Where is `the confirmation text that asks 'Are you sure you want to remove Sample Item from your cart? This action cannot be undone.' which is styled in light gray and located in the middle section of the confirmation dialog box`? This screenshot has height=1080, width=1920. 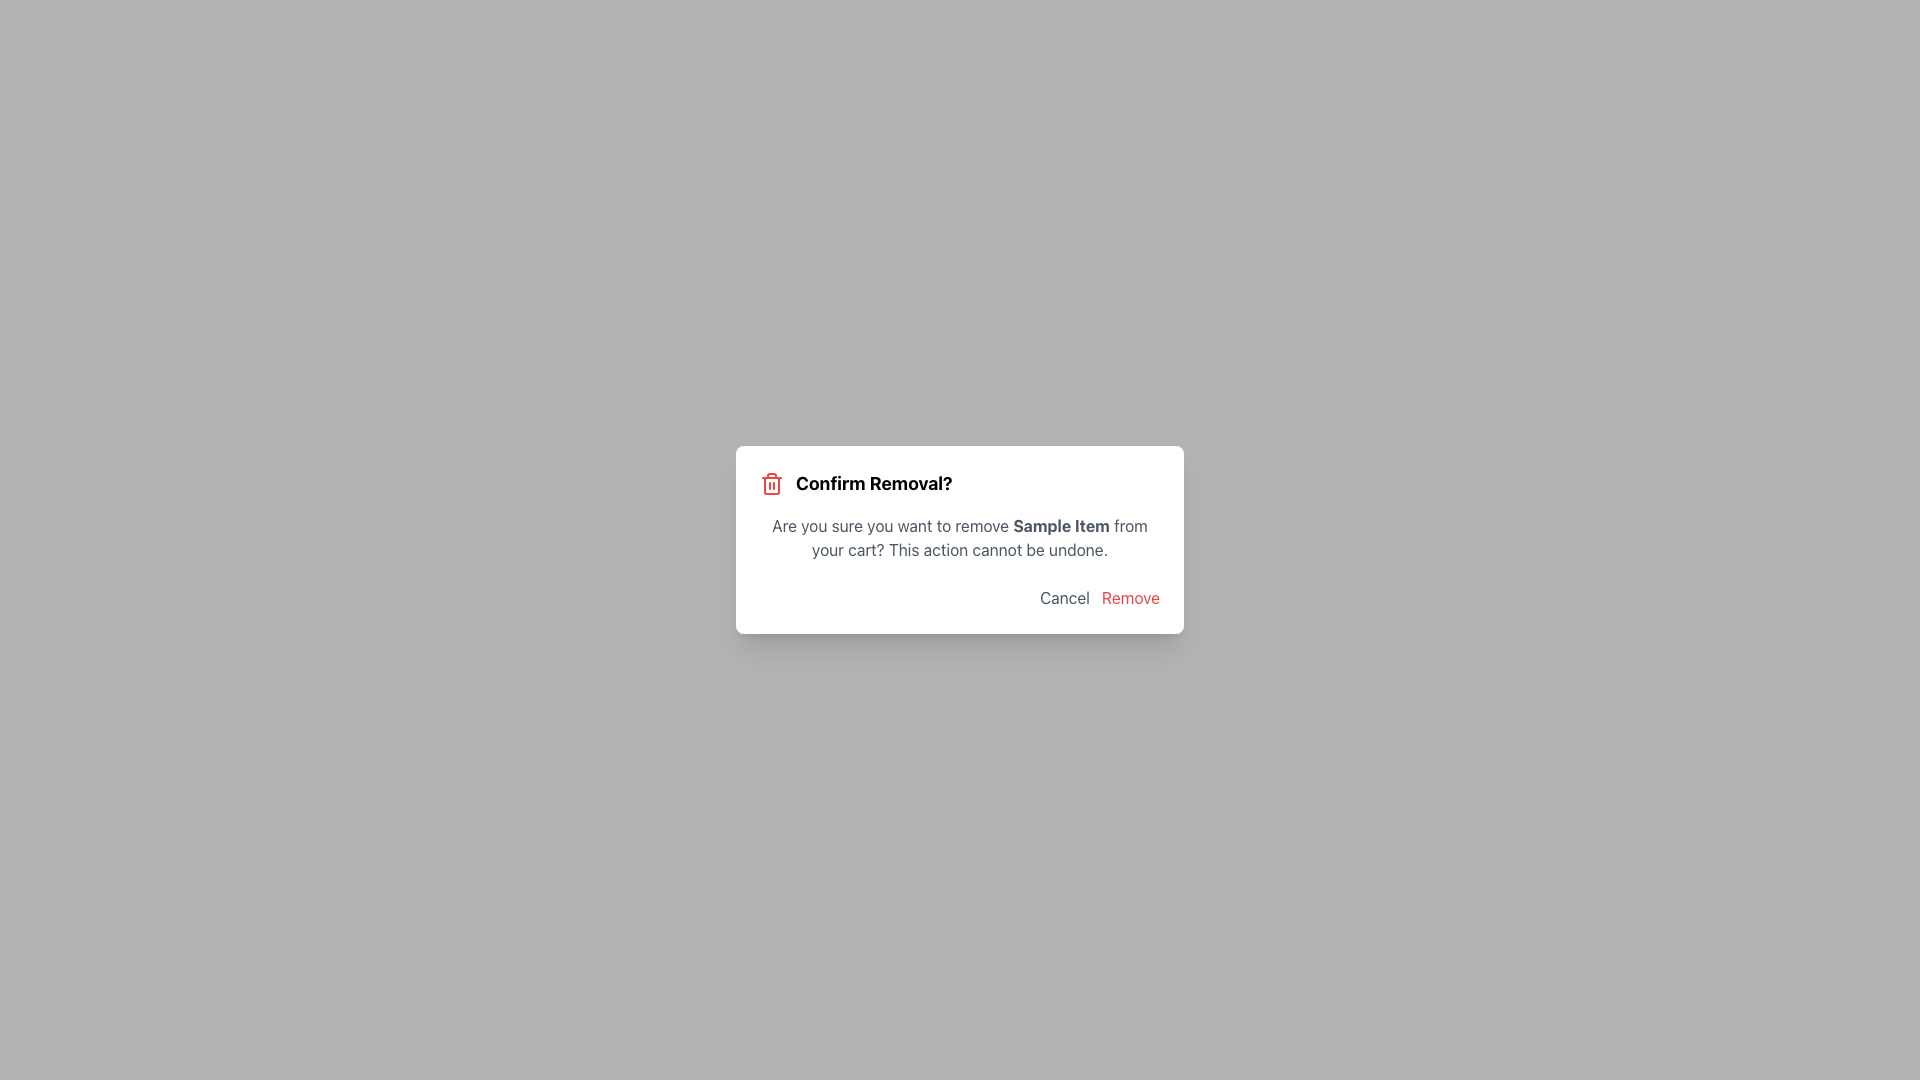
the confirmation text that asks 'Are you sure you want to remove Sample Item from your cart? This action cannot be undone.' which is styled in light gray and located in the middle section of the confirmation dialog box is located at coordinates (960, 536).